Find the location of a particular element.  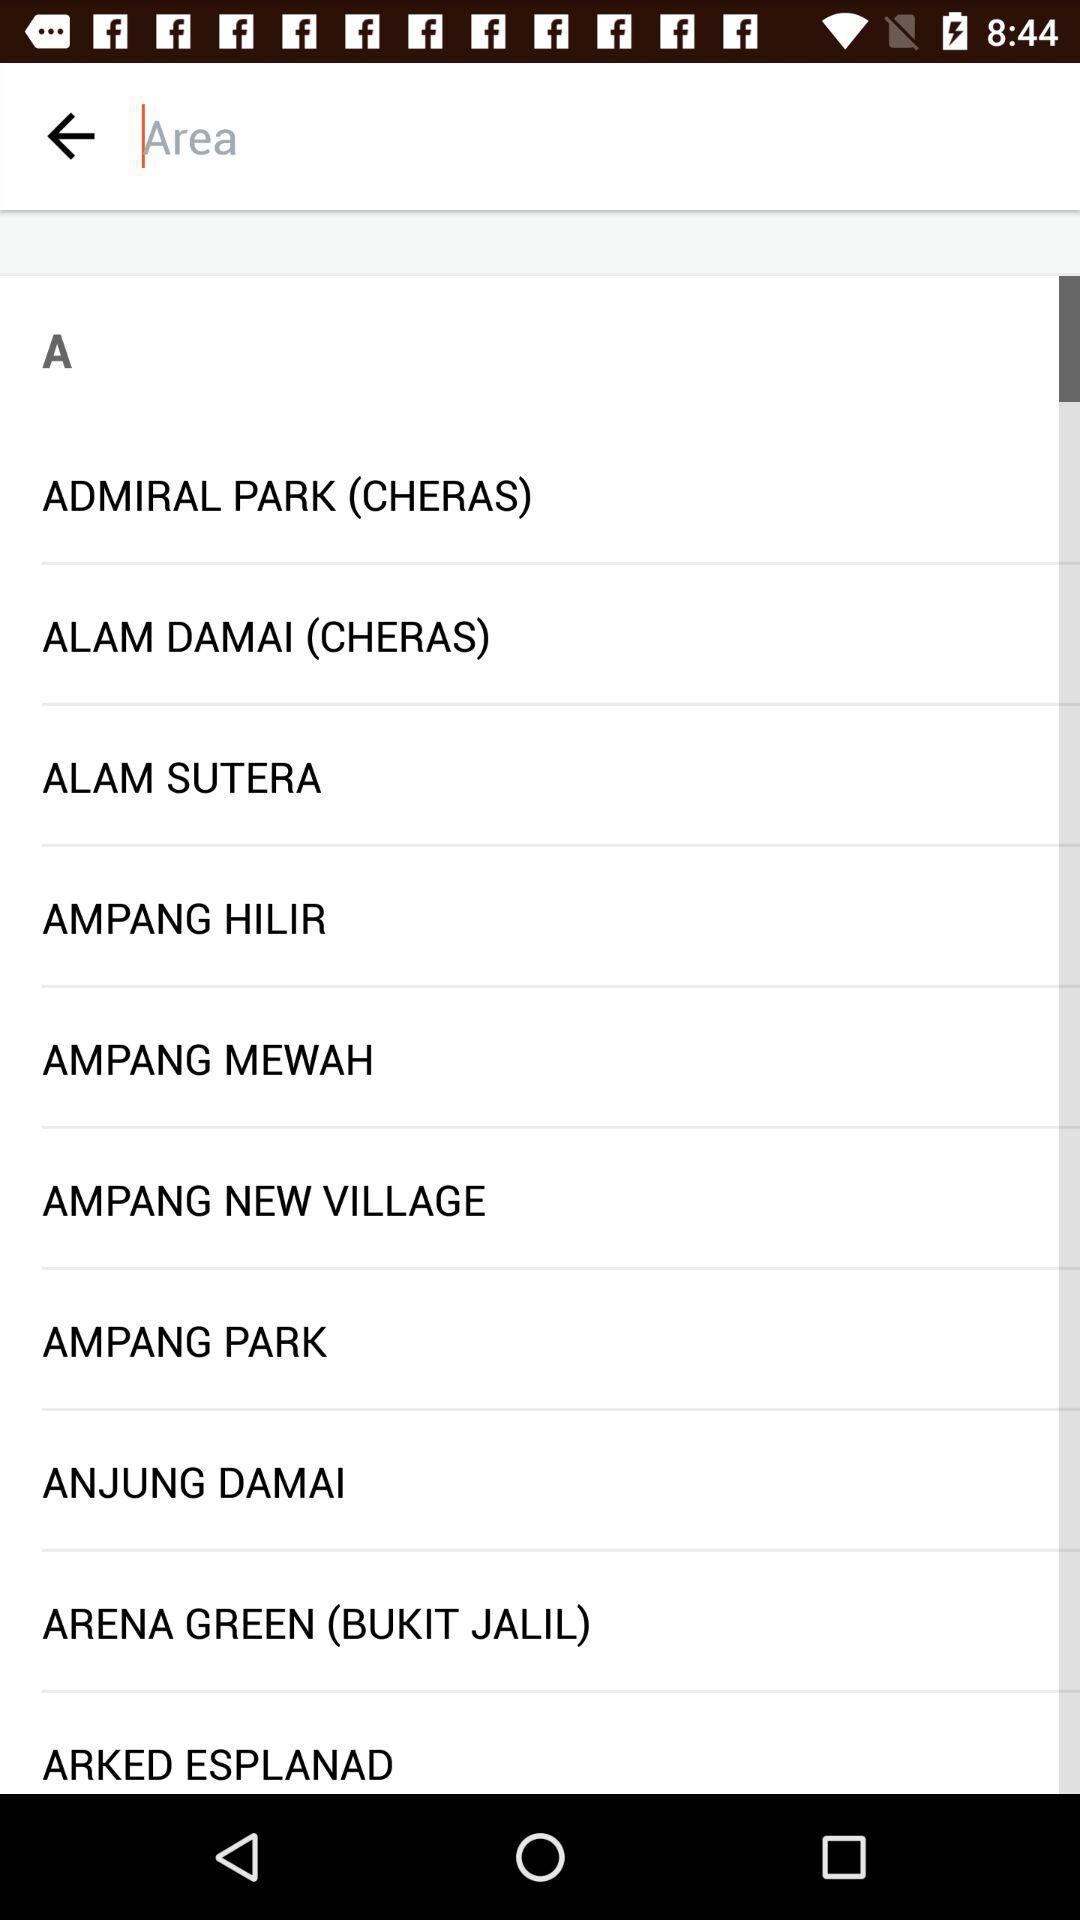

the icon above arked esplanad icon is located at coordinates (560, 1690).